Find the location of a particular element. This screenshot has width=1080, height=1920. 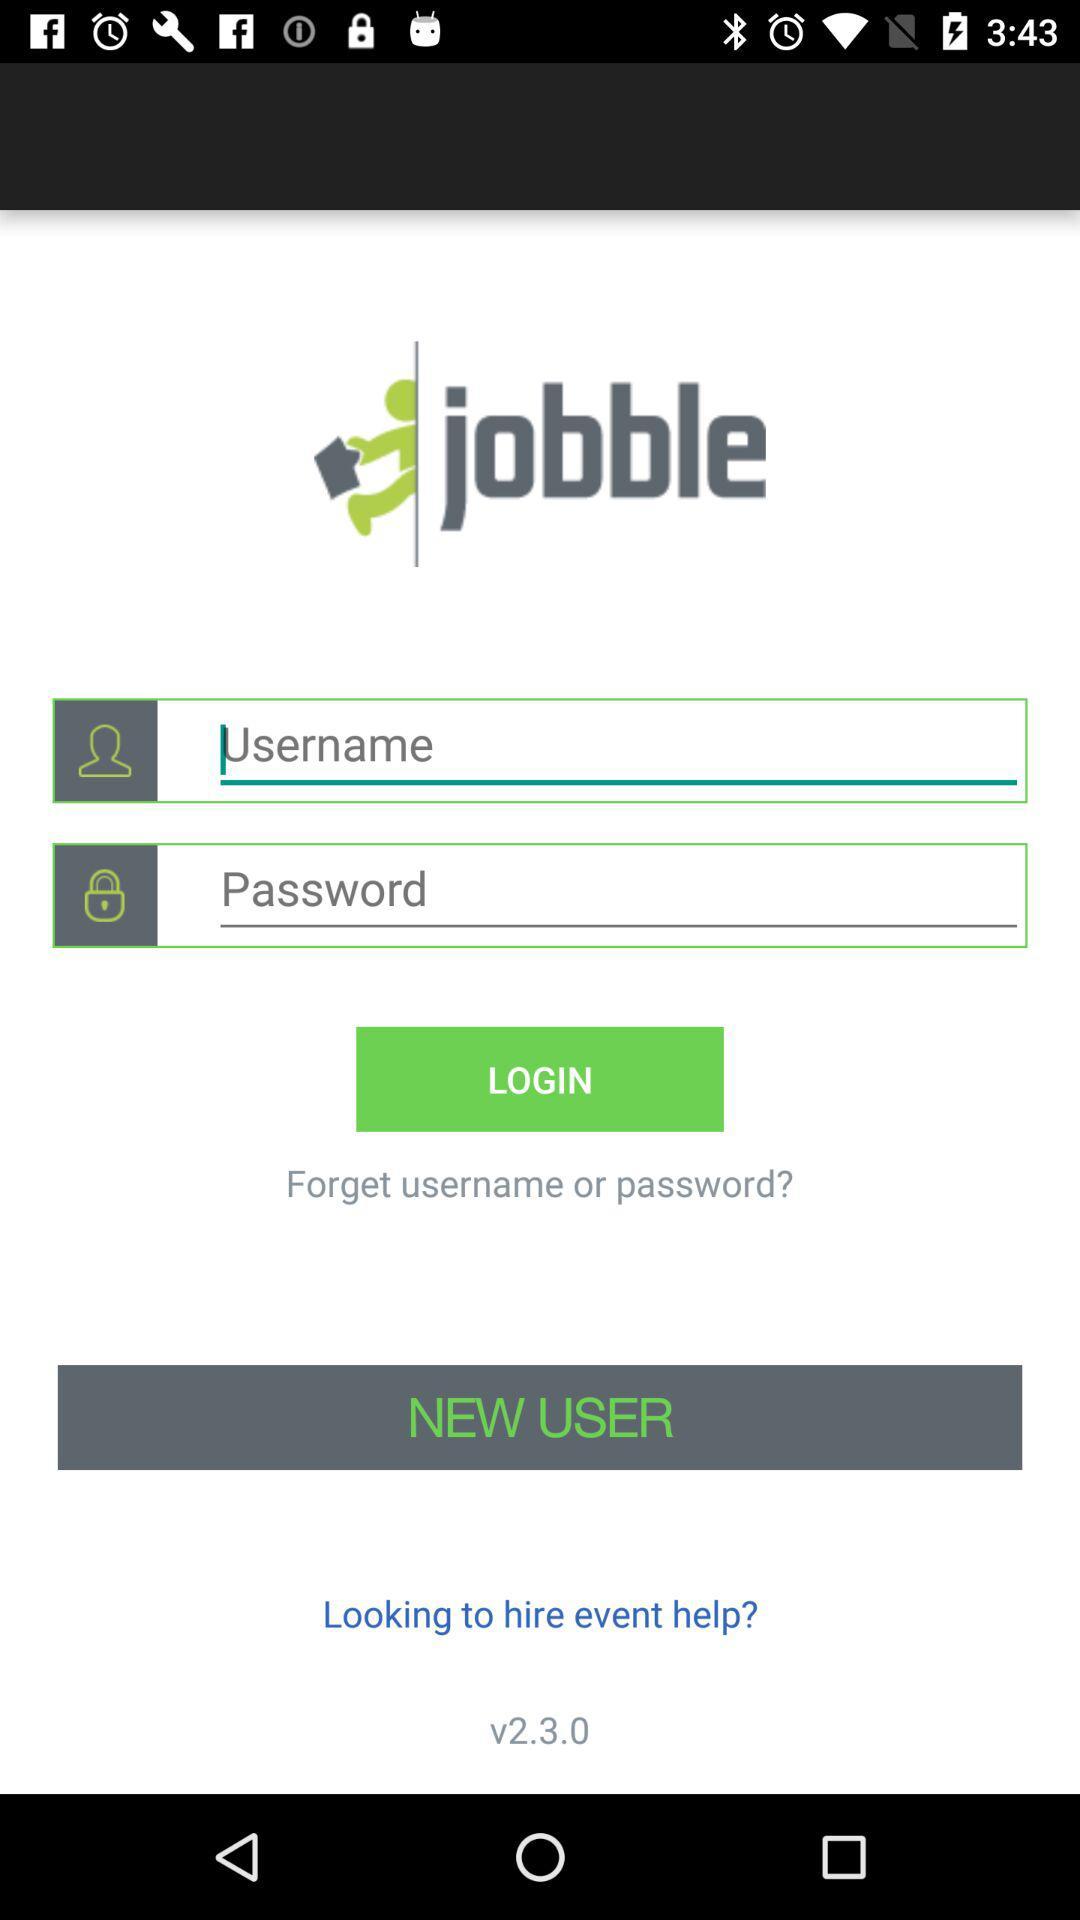

the forget username or icon is located at coordinates (538, 1182).